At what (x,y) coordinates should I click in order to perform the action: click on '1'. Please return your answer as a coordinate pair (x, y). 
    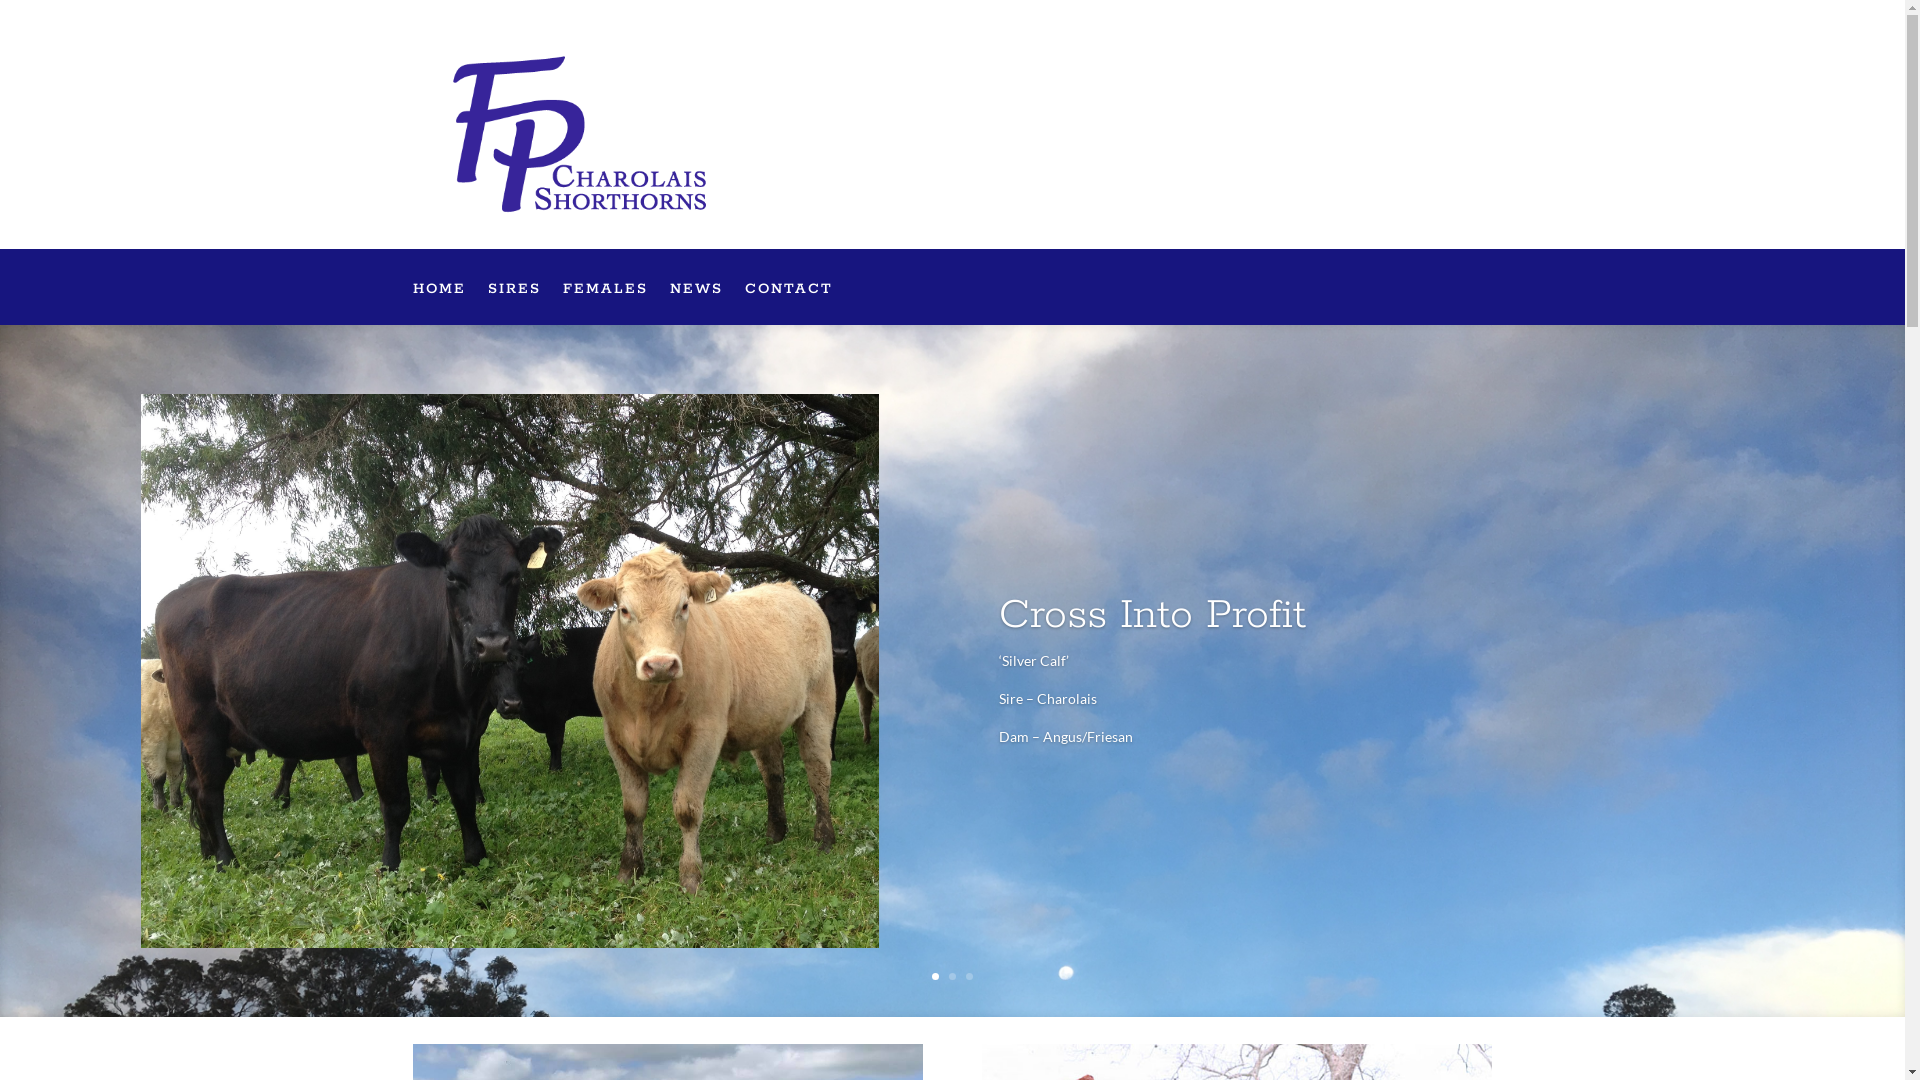
    Looking at the image, I should click on (934, 975).